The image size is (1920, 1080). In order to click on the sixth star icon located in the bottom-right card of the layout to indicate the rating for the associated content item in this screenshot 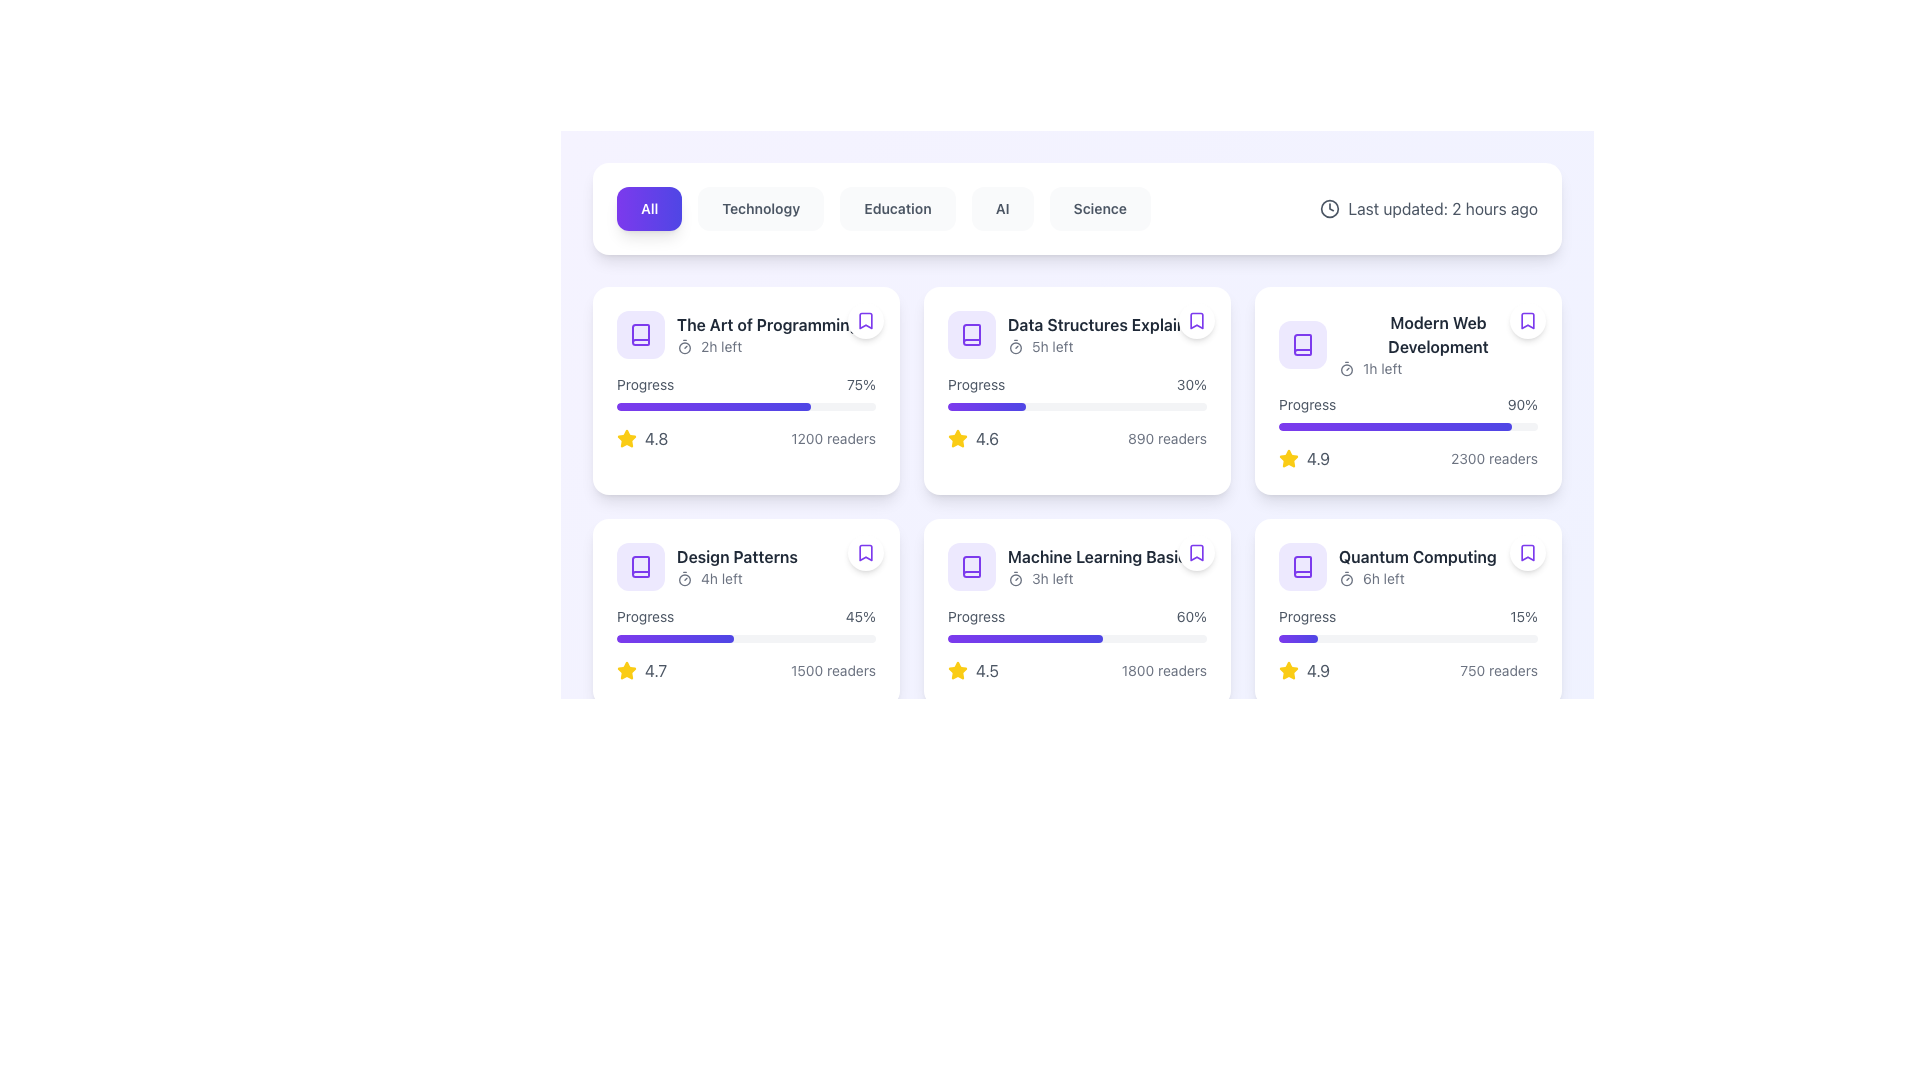, I will do `click(957, 670)`.